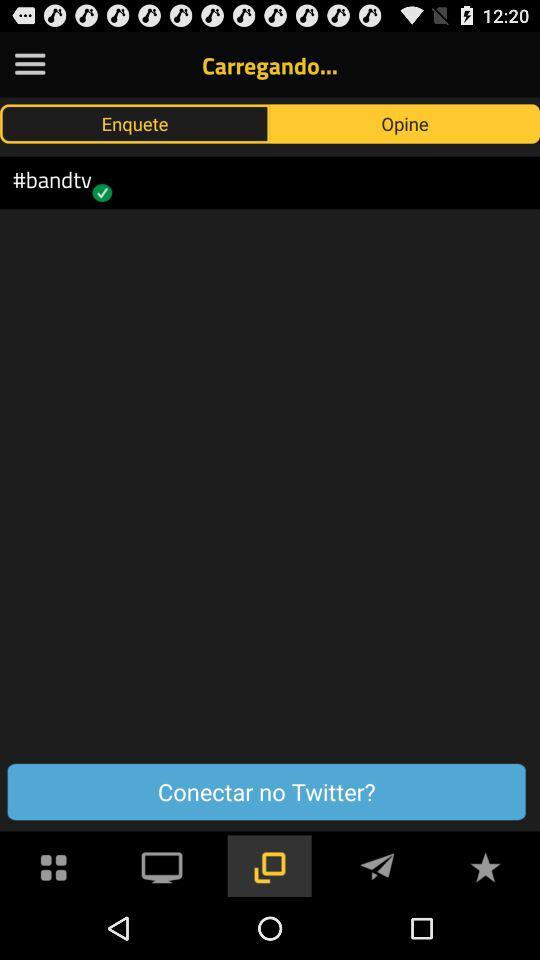 The height and width of the screenshot is (960, 540). What do you see at coordinates (135, 122) in the screenshot?
I see `enquete button` at bounding box center [135, 122].